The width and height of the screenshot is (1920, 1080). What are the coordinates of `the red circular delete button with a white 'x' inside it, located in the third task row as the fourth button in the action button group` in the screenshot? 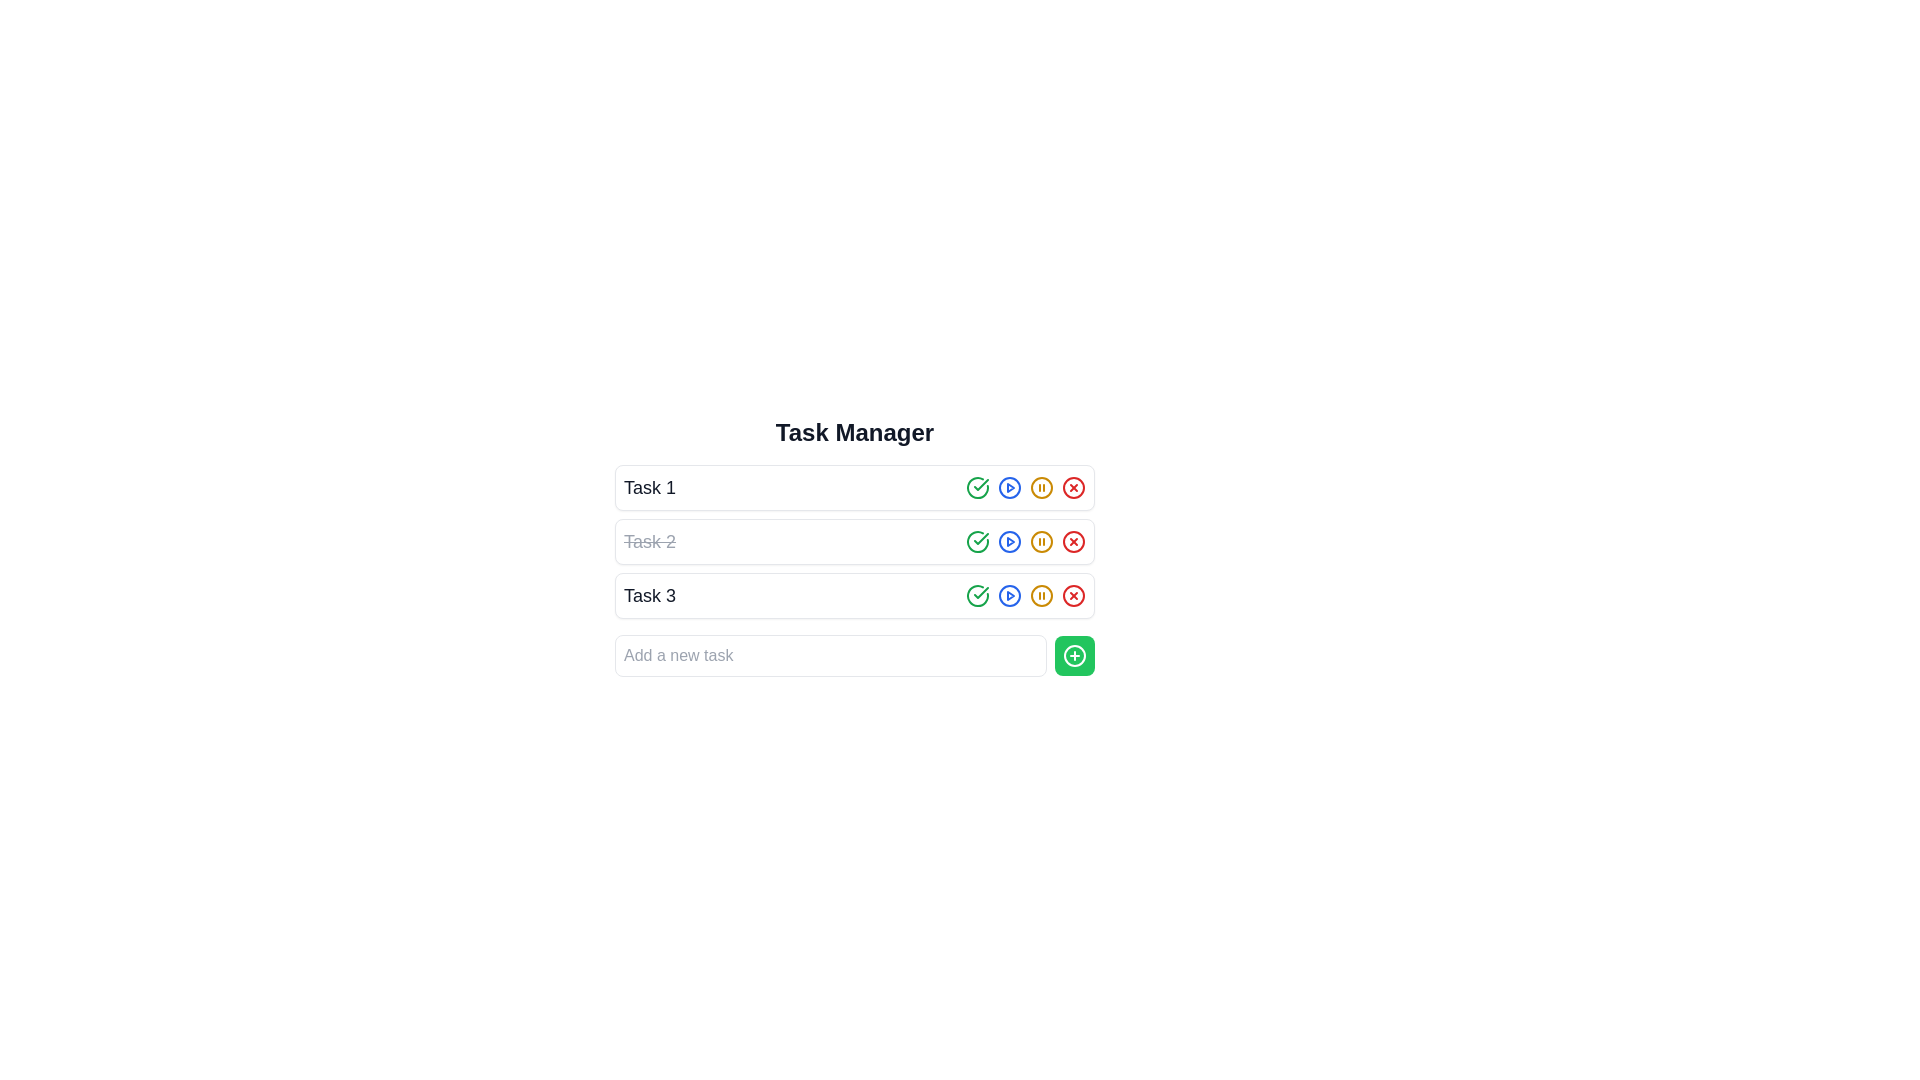 It's located at (1073, 595).